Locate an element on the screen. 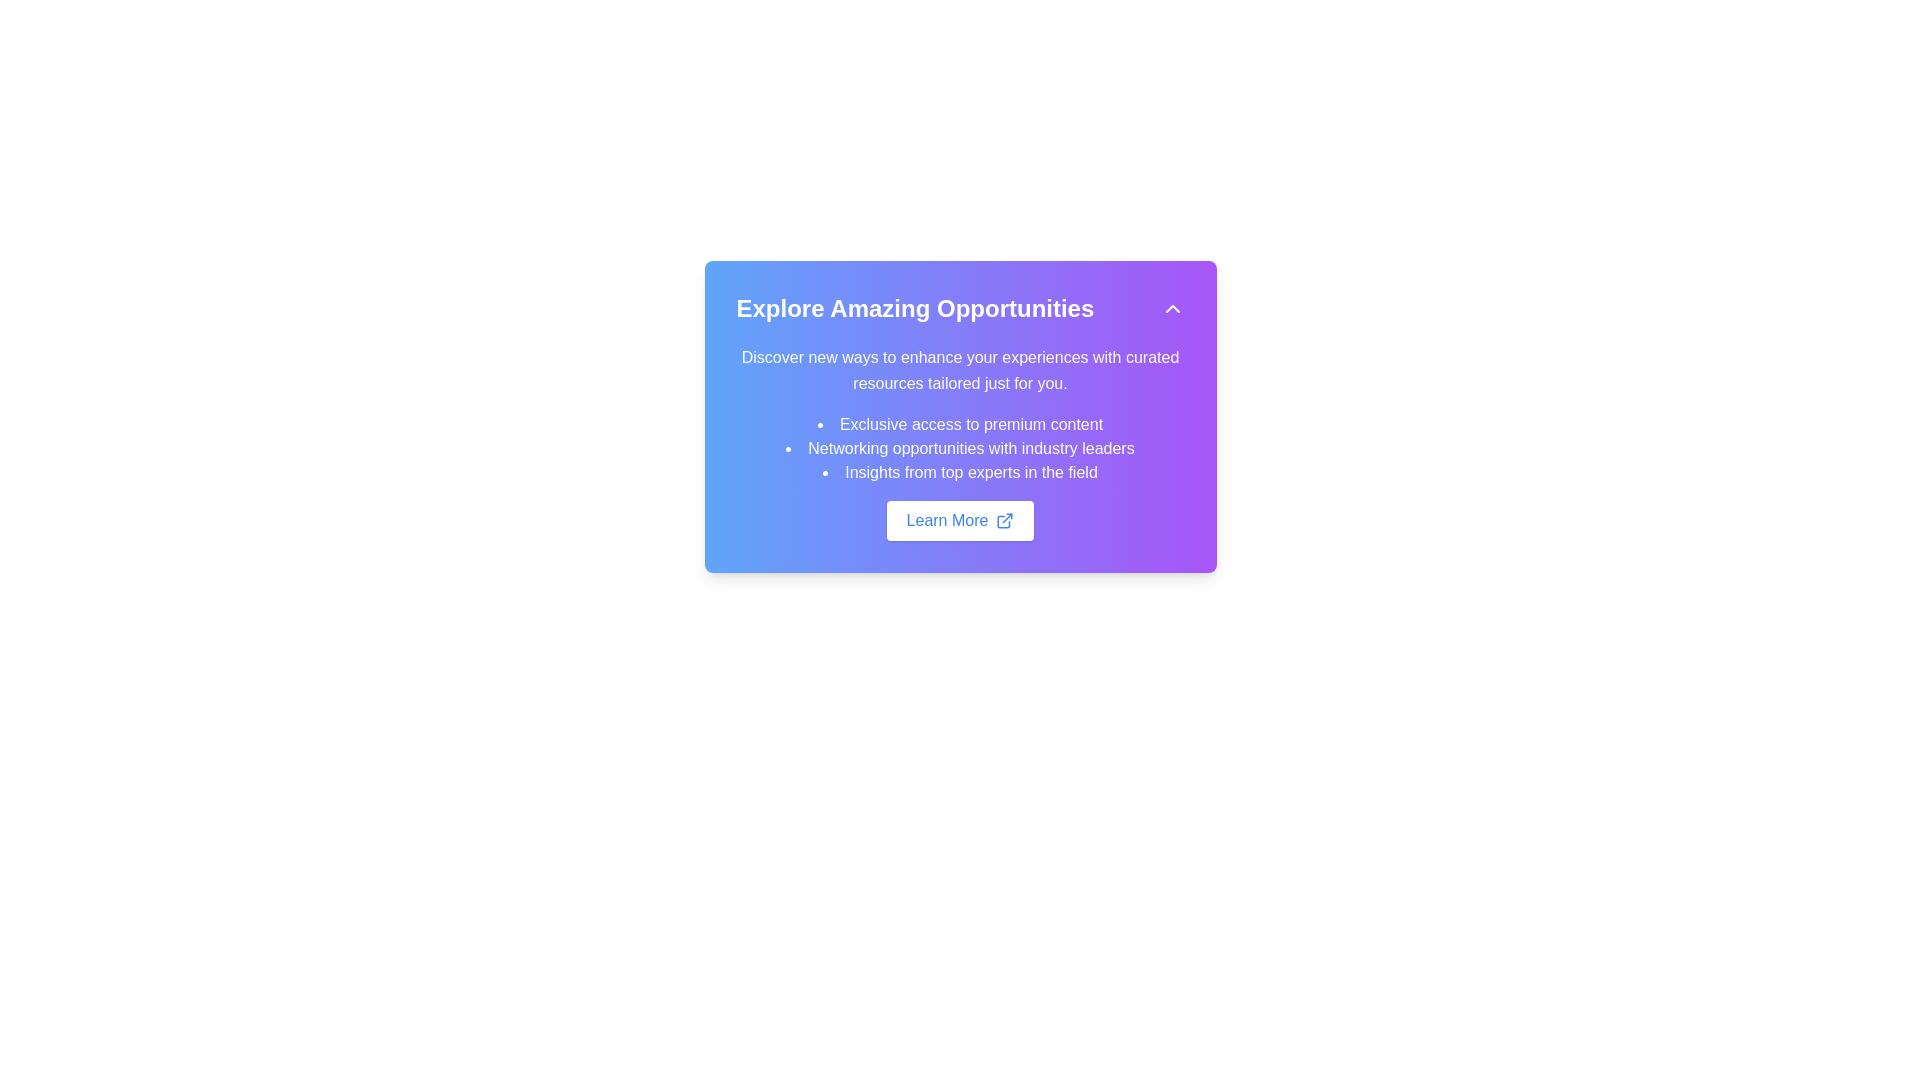  the text element that reads 'Discover new ways to enhance your experiences with curated resources tailored just for you.' which is positioned directly below the heading 'Explore Amazing Opportunities.' is located at coordinates (960, 370).